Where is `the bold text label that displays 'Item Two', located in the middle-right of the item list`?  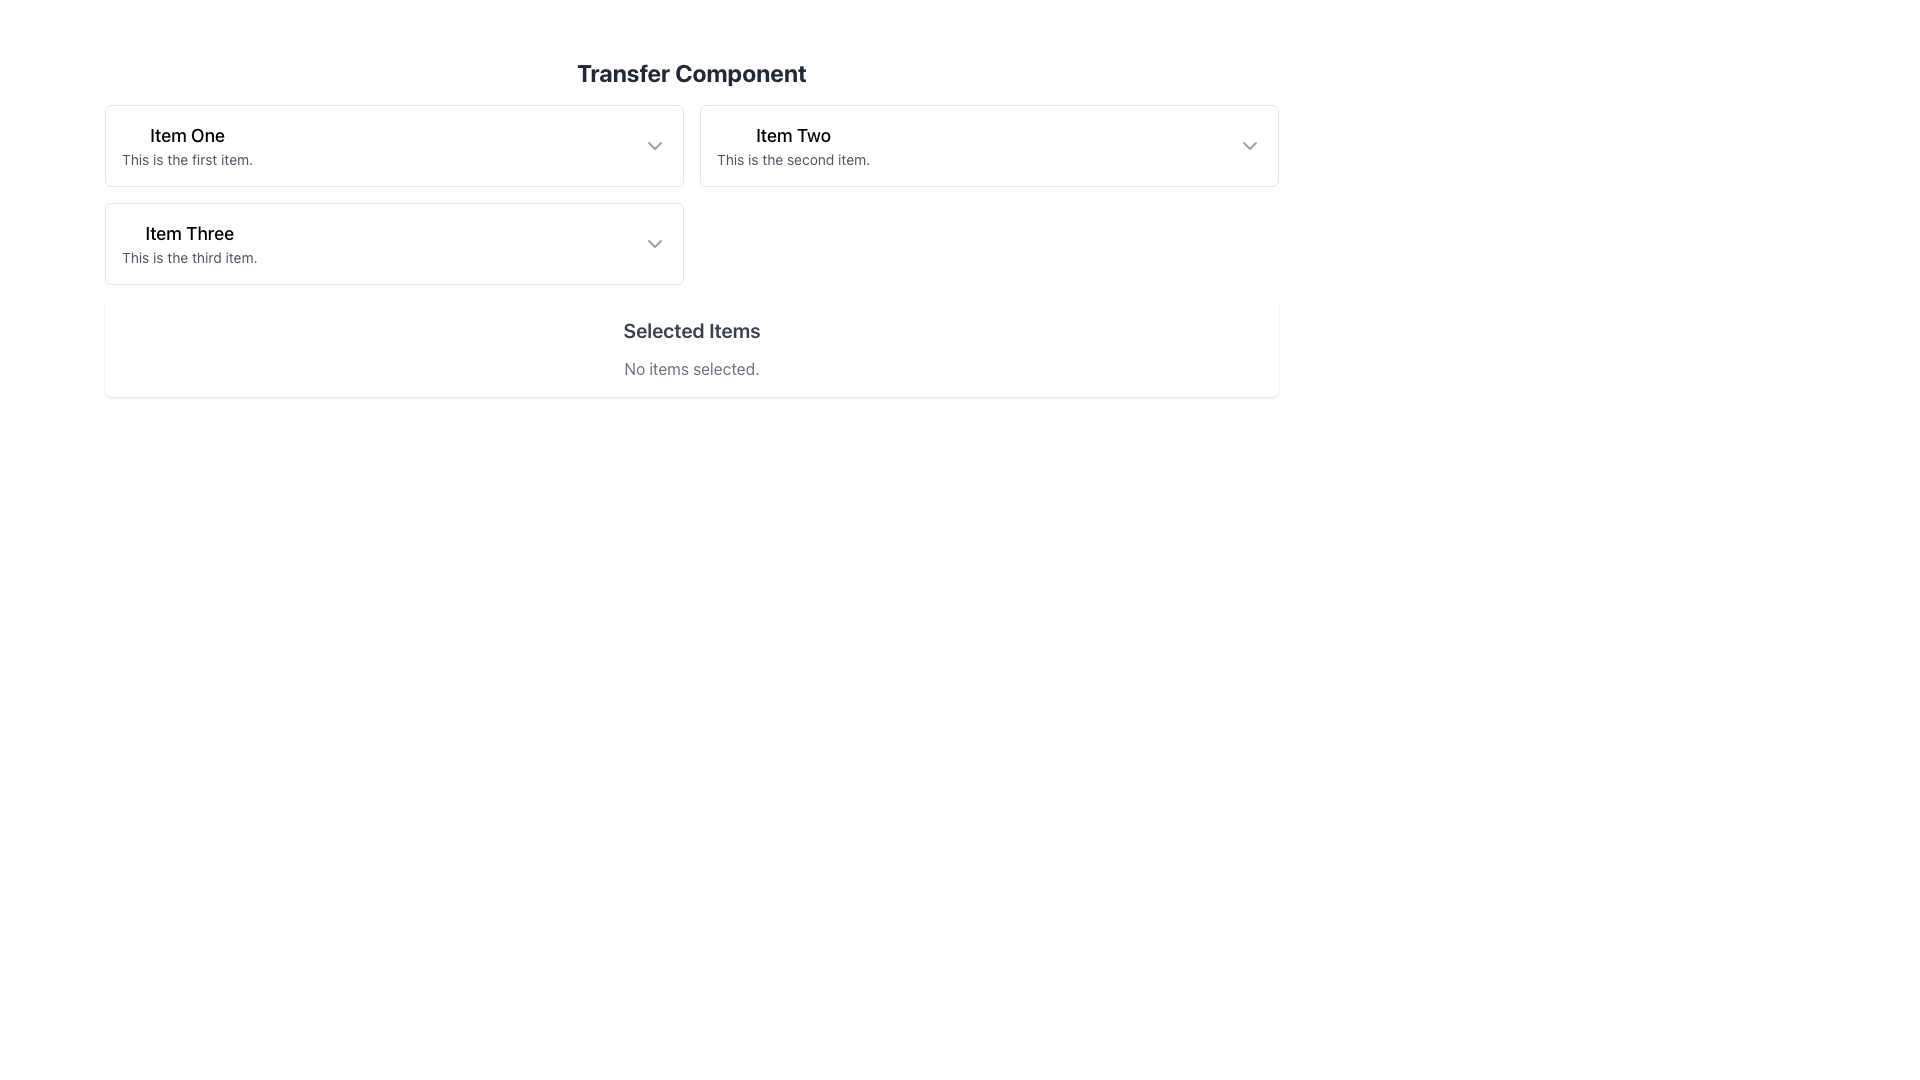 the bold text label that displays 'Item Two', located in the middle-right of the item list is located at coordinates (792, 135).